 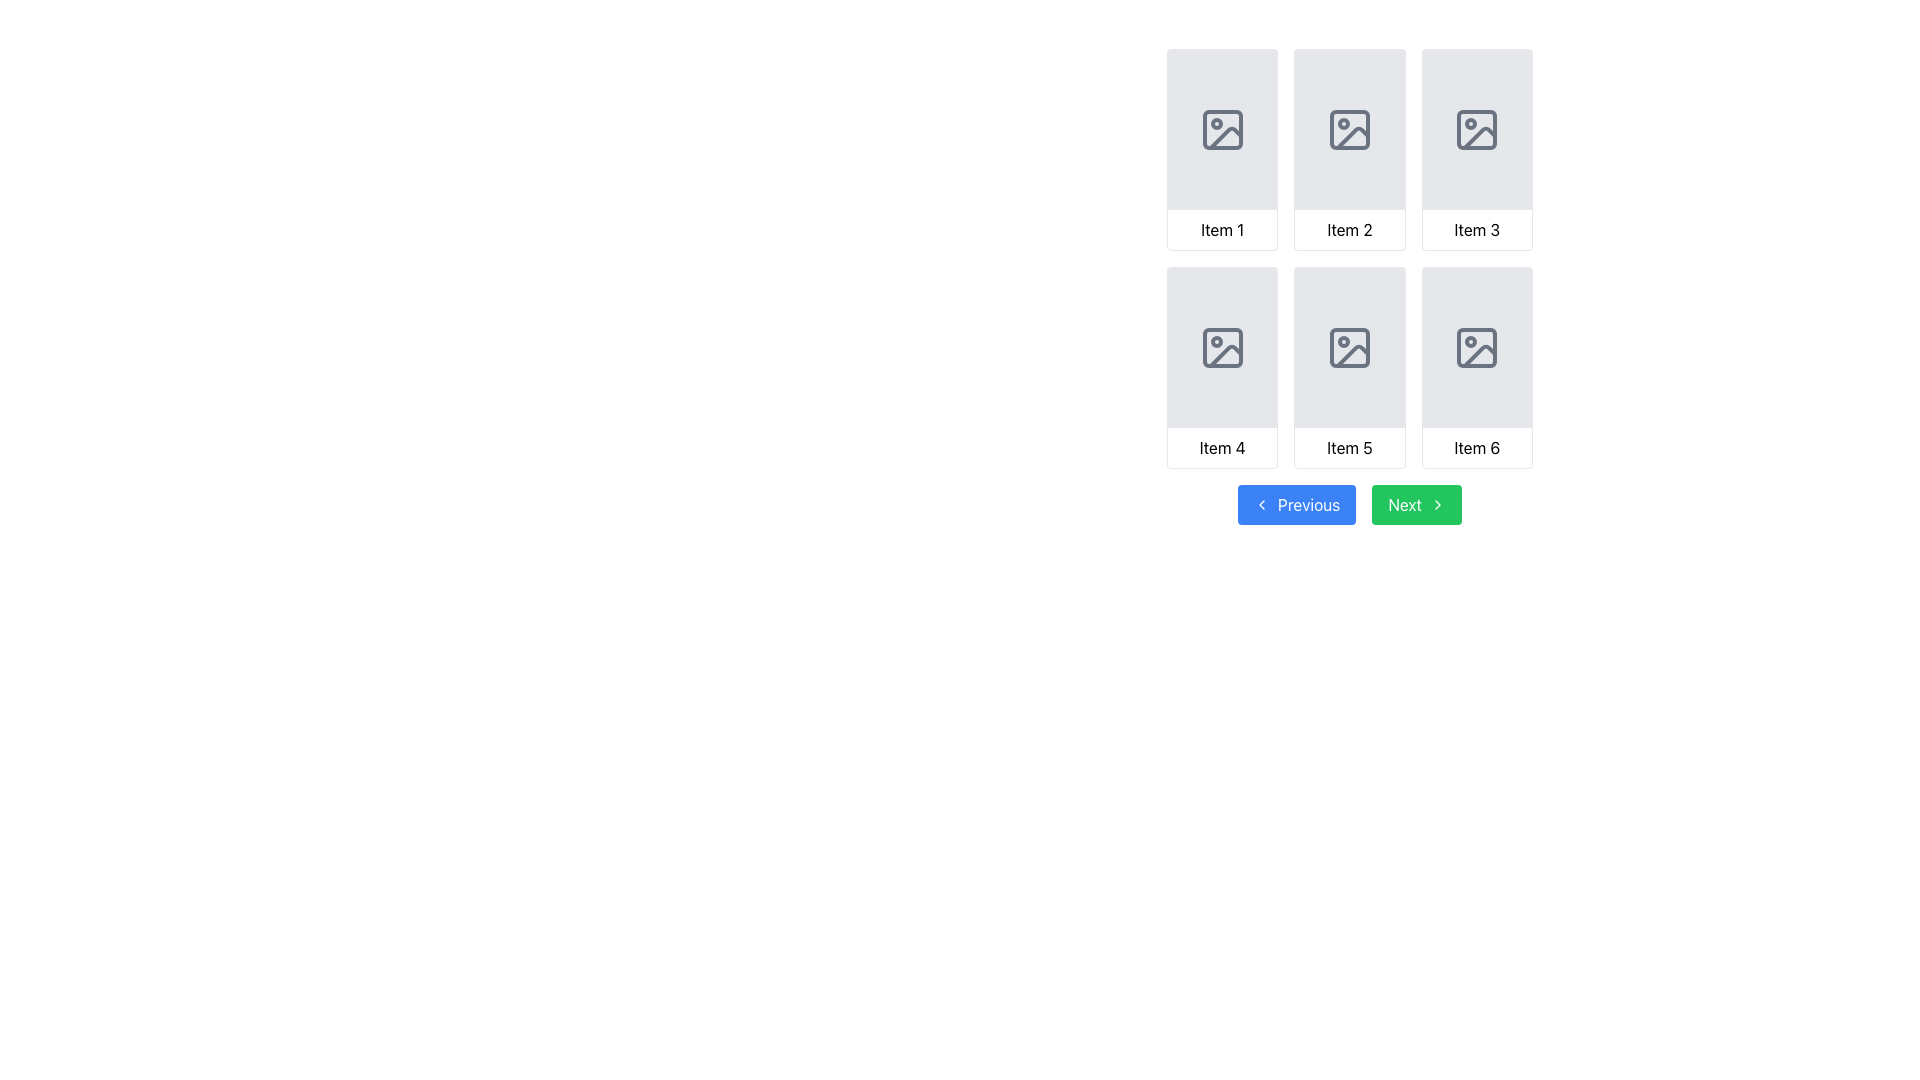 What do you see at coordinates (1477, 446) in the screenshot?
I see `the label or caption element located in the bottom row of a grid layout, specifically in the sixth position overall and the rightmost column of its row` at bounding box center [1477, 446].